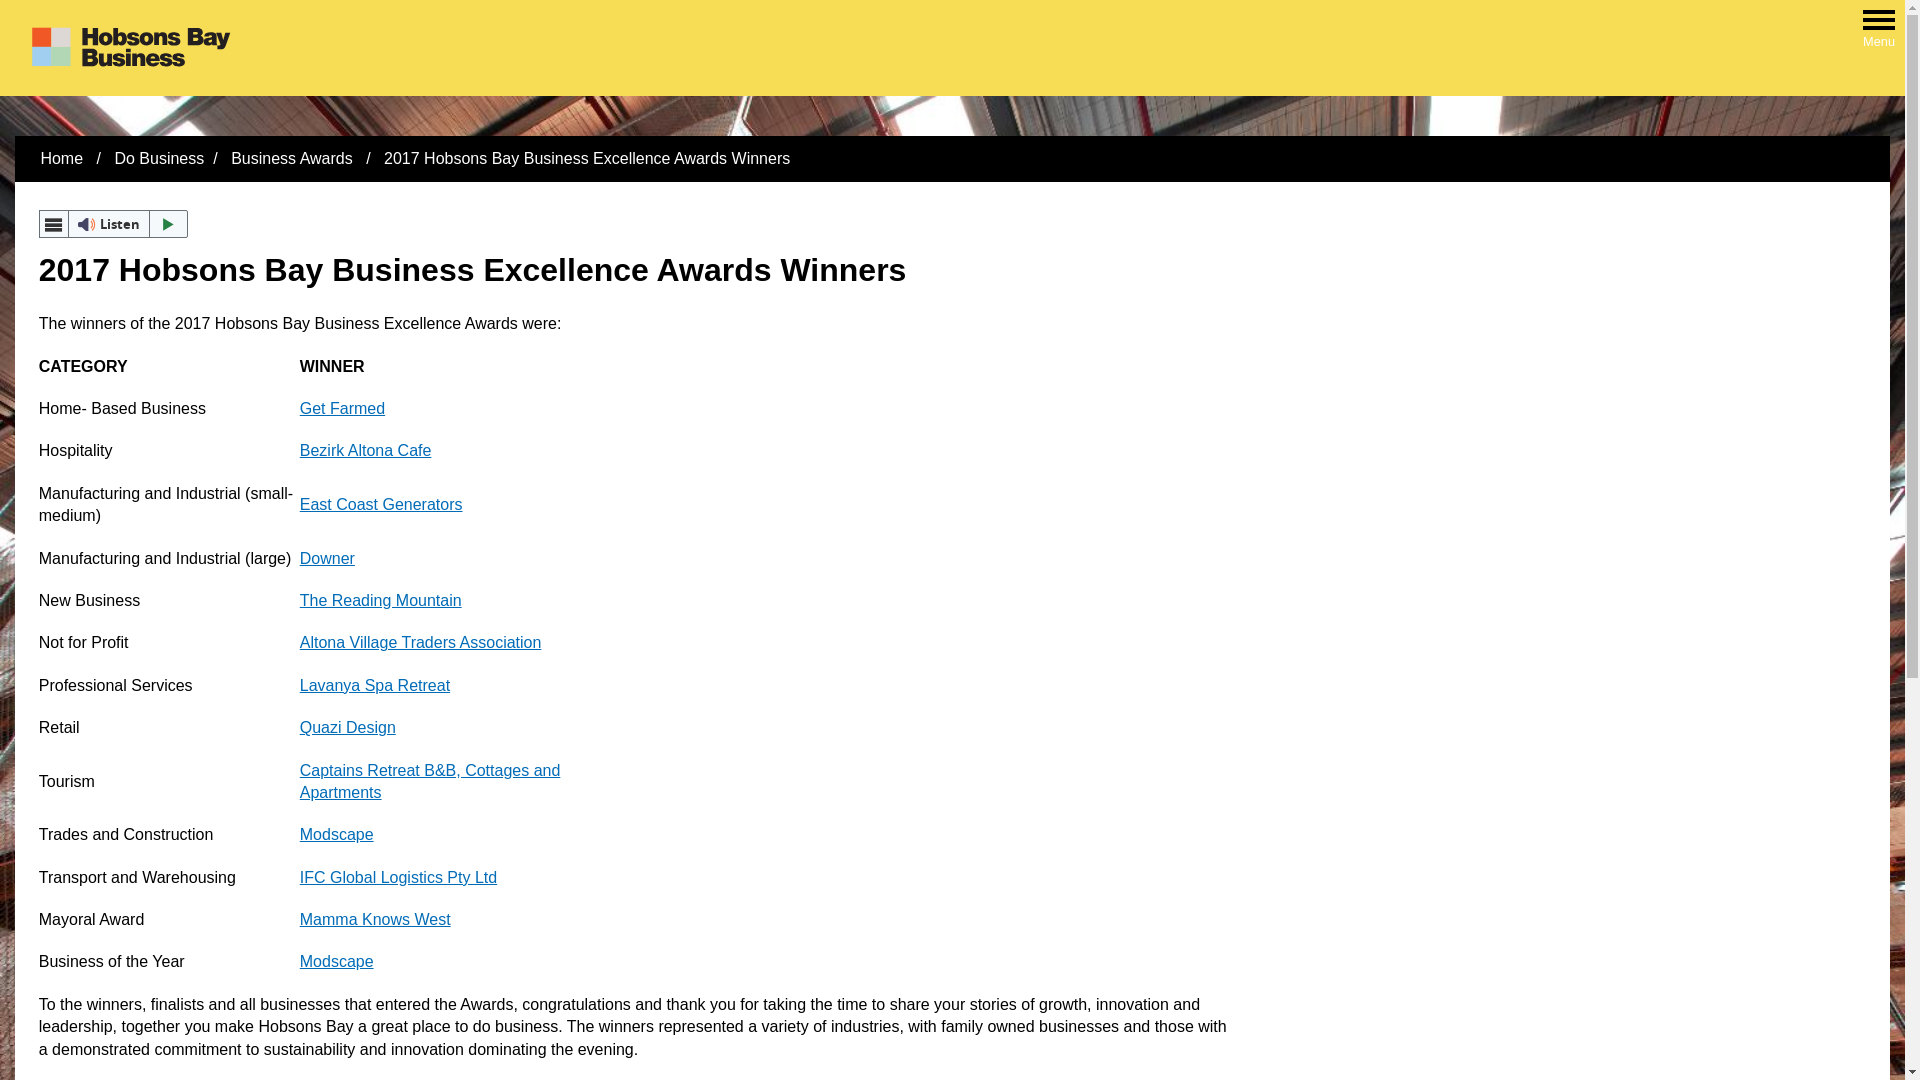 This screenshot has width=1920, height=1080. What do you see at coordinates (53, 223) in the screenshot?
I see `'webReader menu'` at bounding box center [53, 223].